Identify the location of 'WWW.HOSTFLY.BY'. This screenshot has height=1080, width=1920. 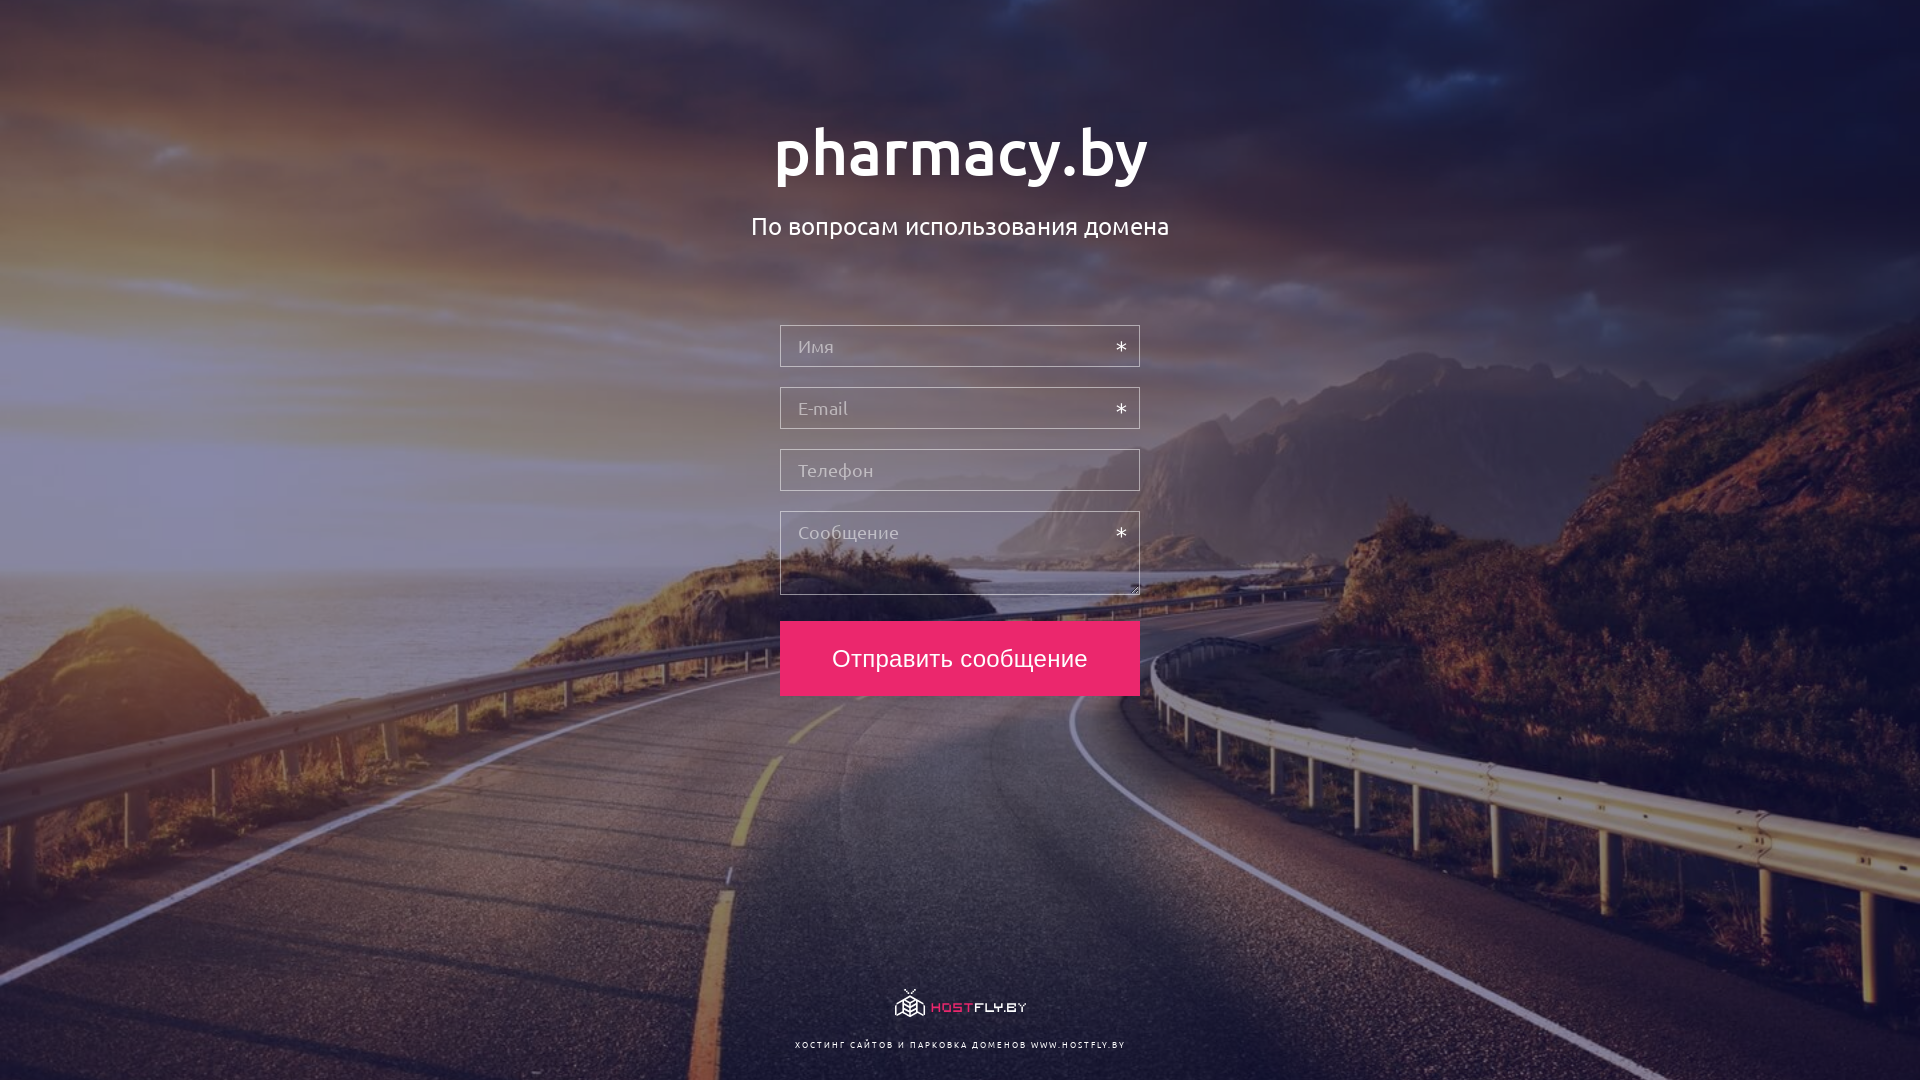
(1030, 1043).